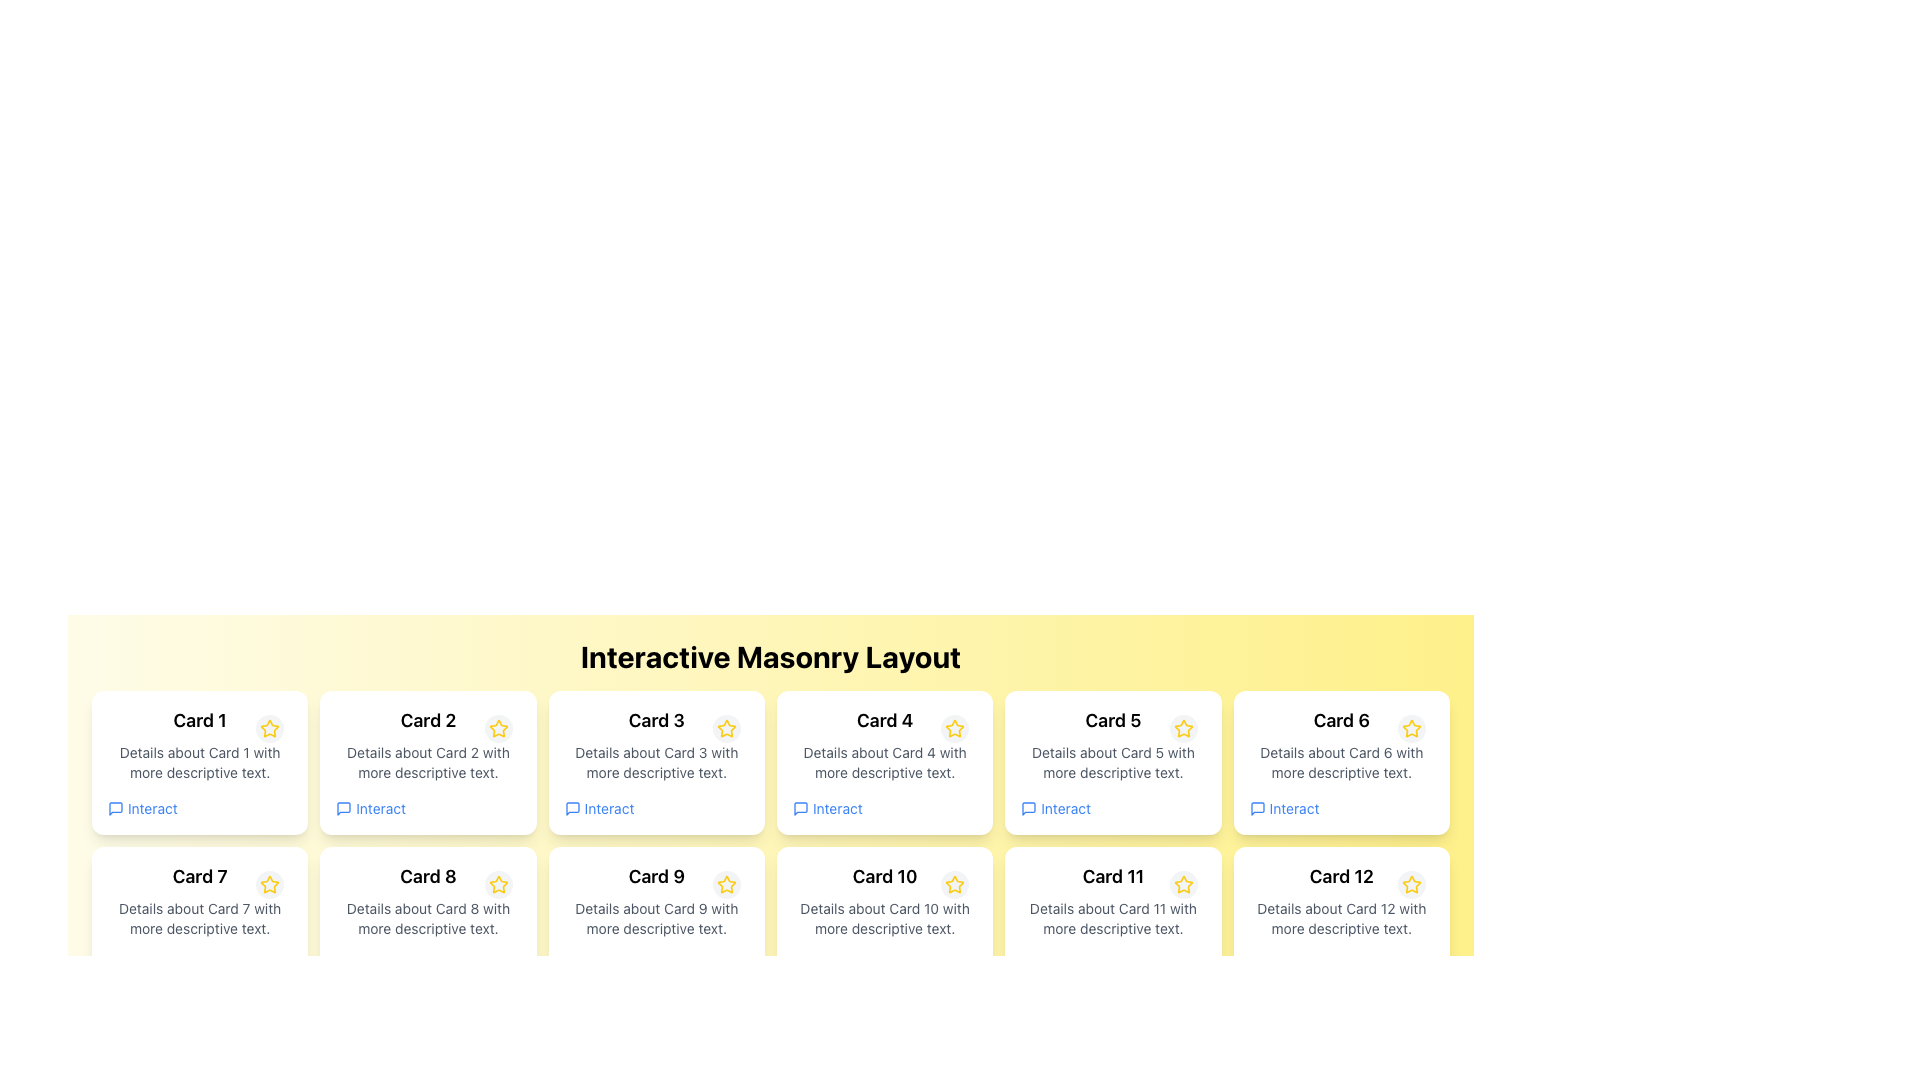 The width and height of the screenshot is (1920, 1080). What do you see at coordinates (1284, 808) in the screenshot?
I see `the 'Interact' text button with a chat bubble icon to observe the underline effect when hovered over` at bounding box center [1284, 808].